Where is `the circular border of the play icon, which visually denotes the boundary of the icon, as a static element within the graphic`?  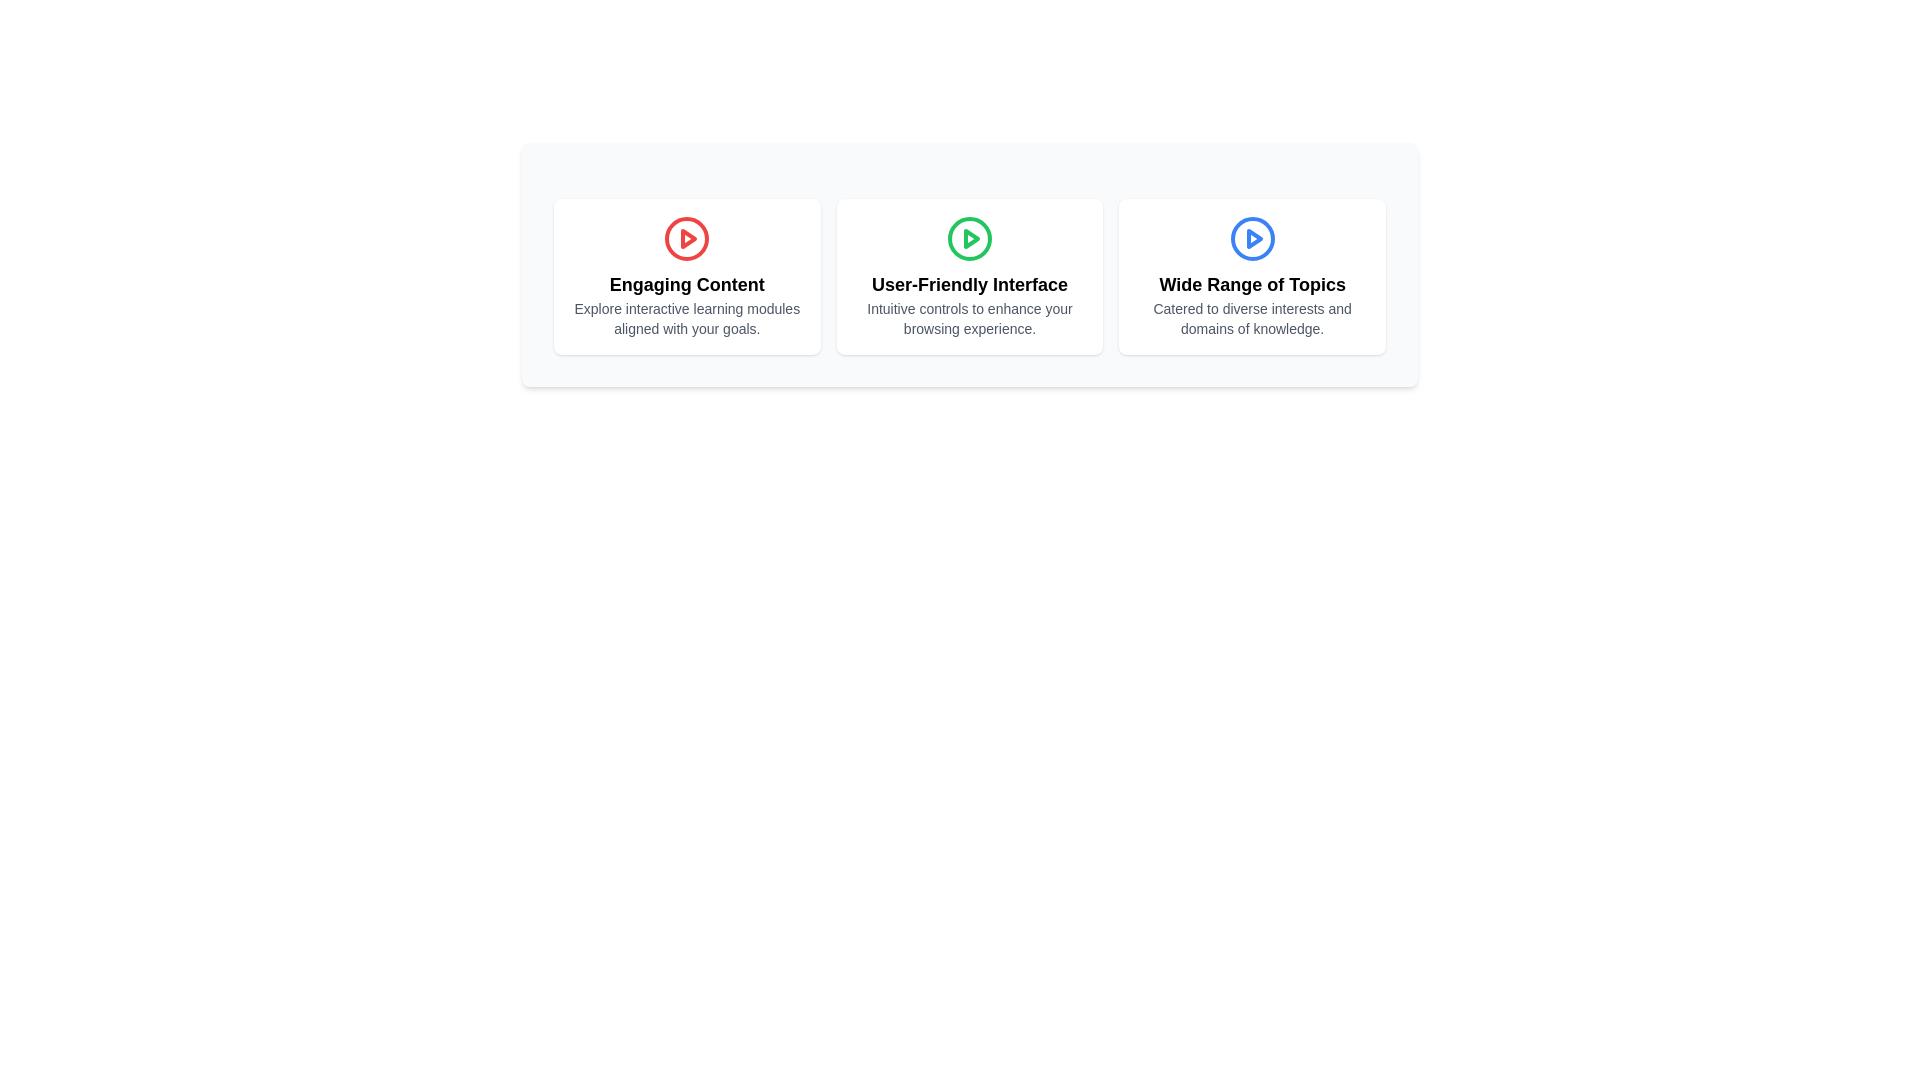
the circular border of the play icon, which visually denotes the boundary of the icon, as a static element within the graphic is located at coordinates (969, 238).